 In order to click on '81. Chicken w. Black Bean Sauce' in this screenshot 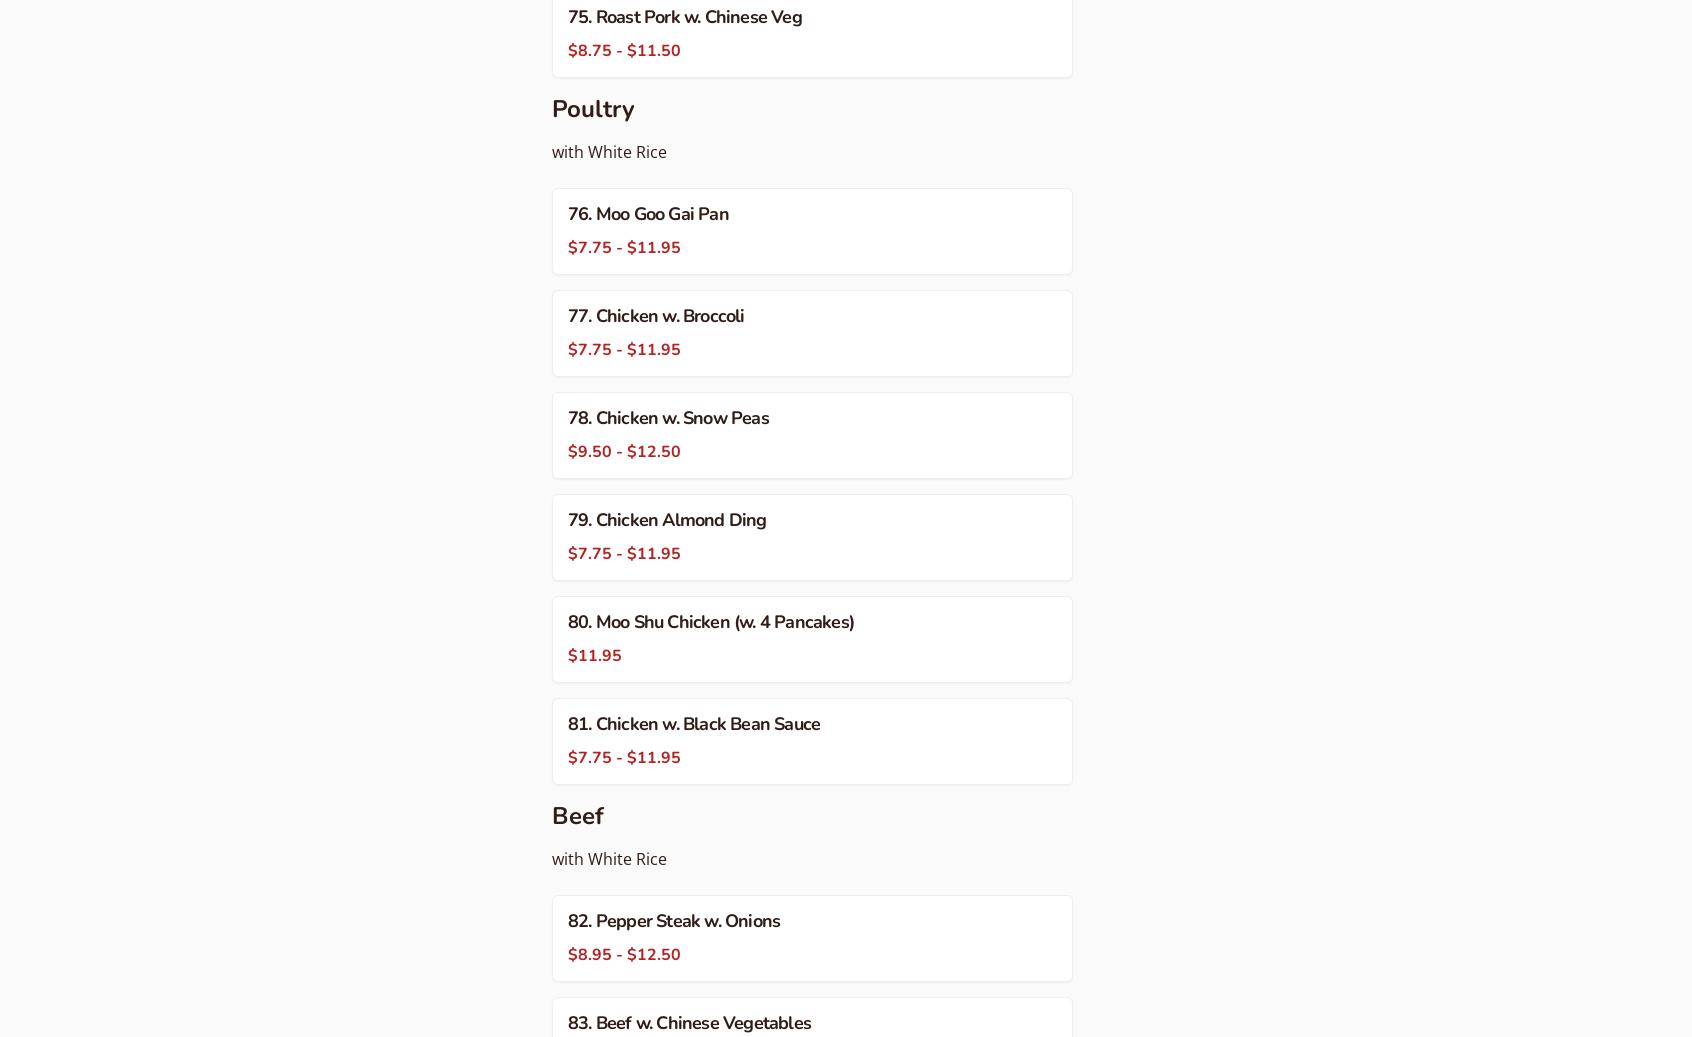, I will do `click(694, 724)`.